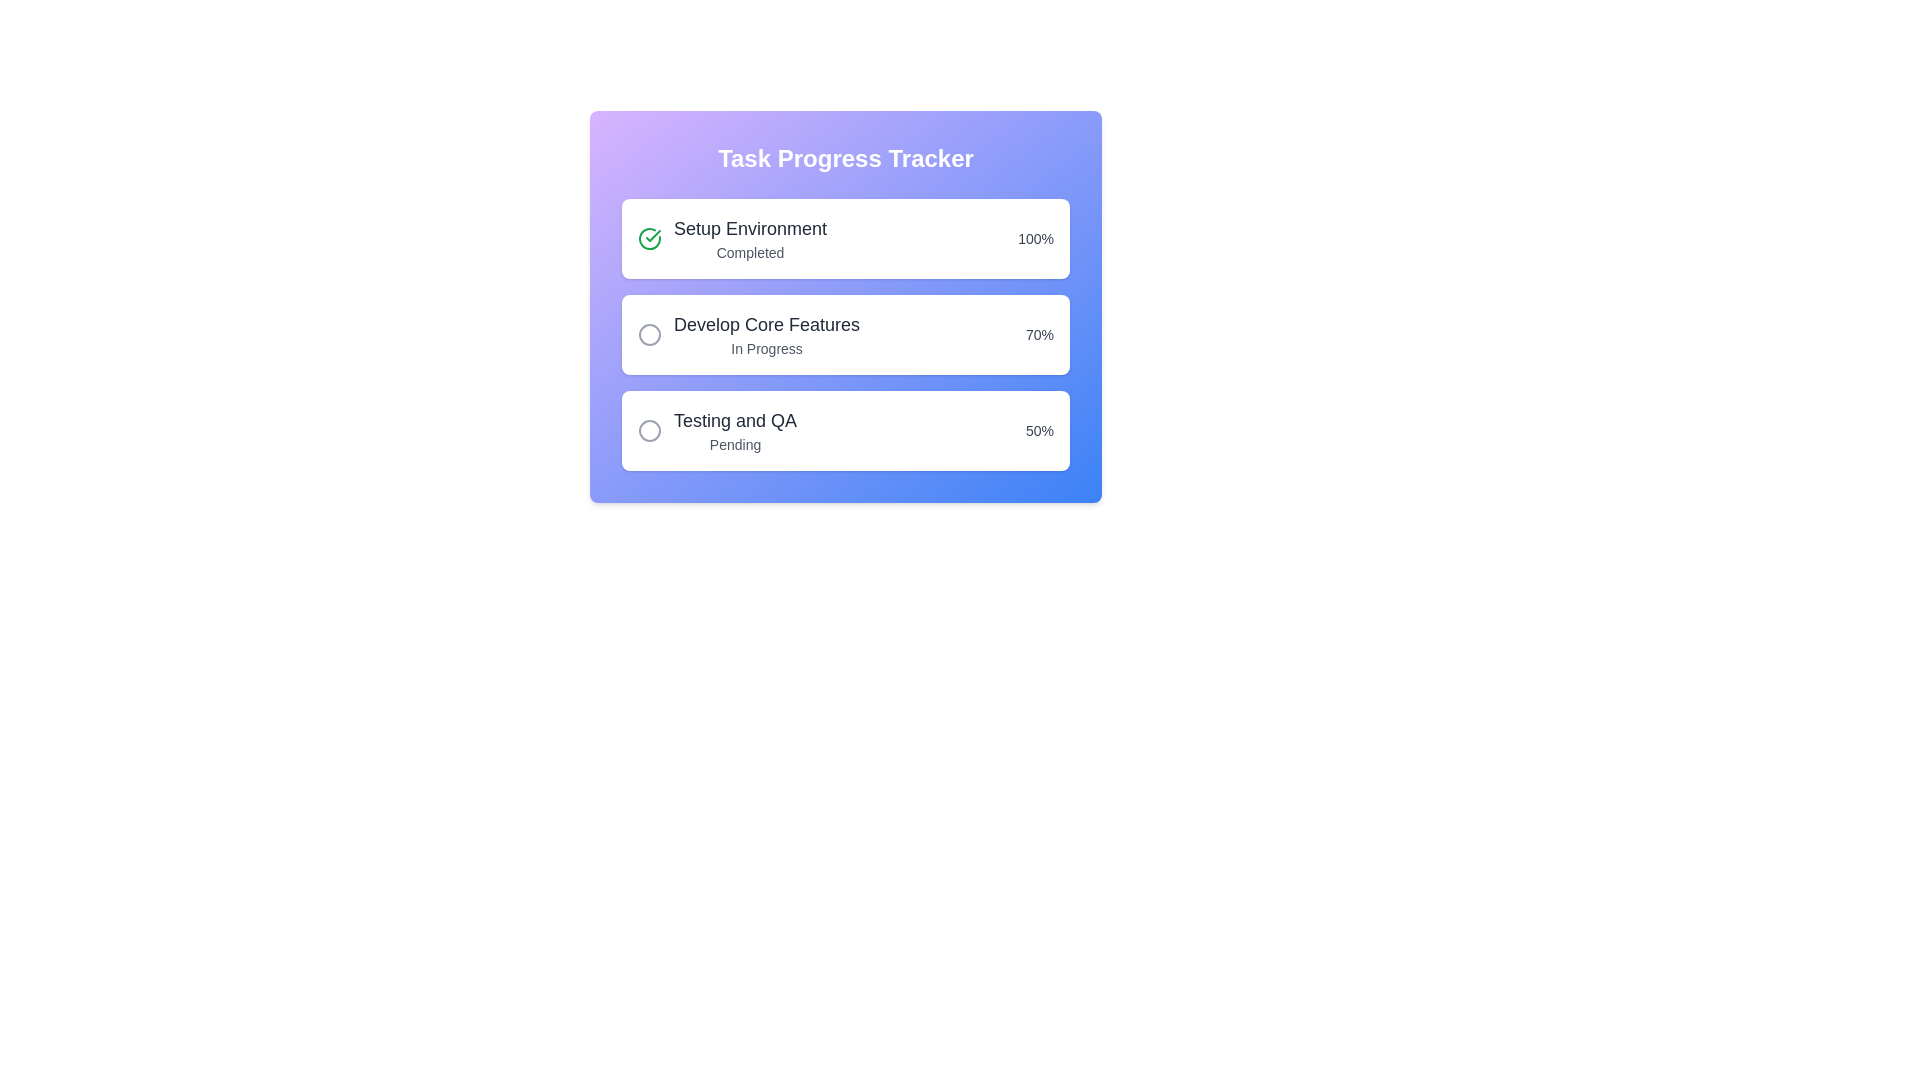  What do you see at coordinates (845, 334) in the screenshot?
I see `displayed information from the Task Card titled 'Develop Core Features', which shows 'In Progress' status and '70%' completion percentage` at bounding box center [845, 334].